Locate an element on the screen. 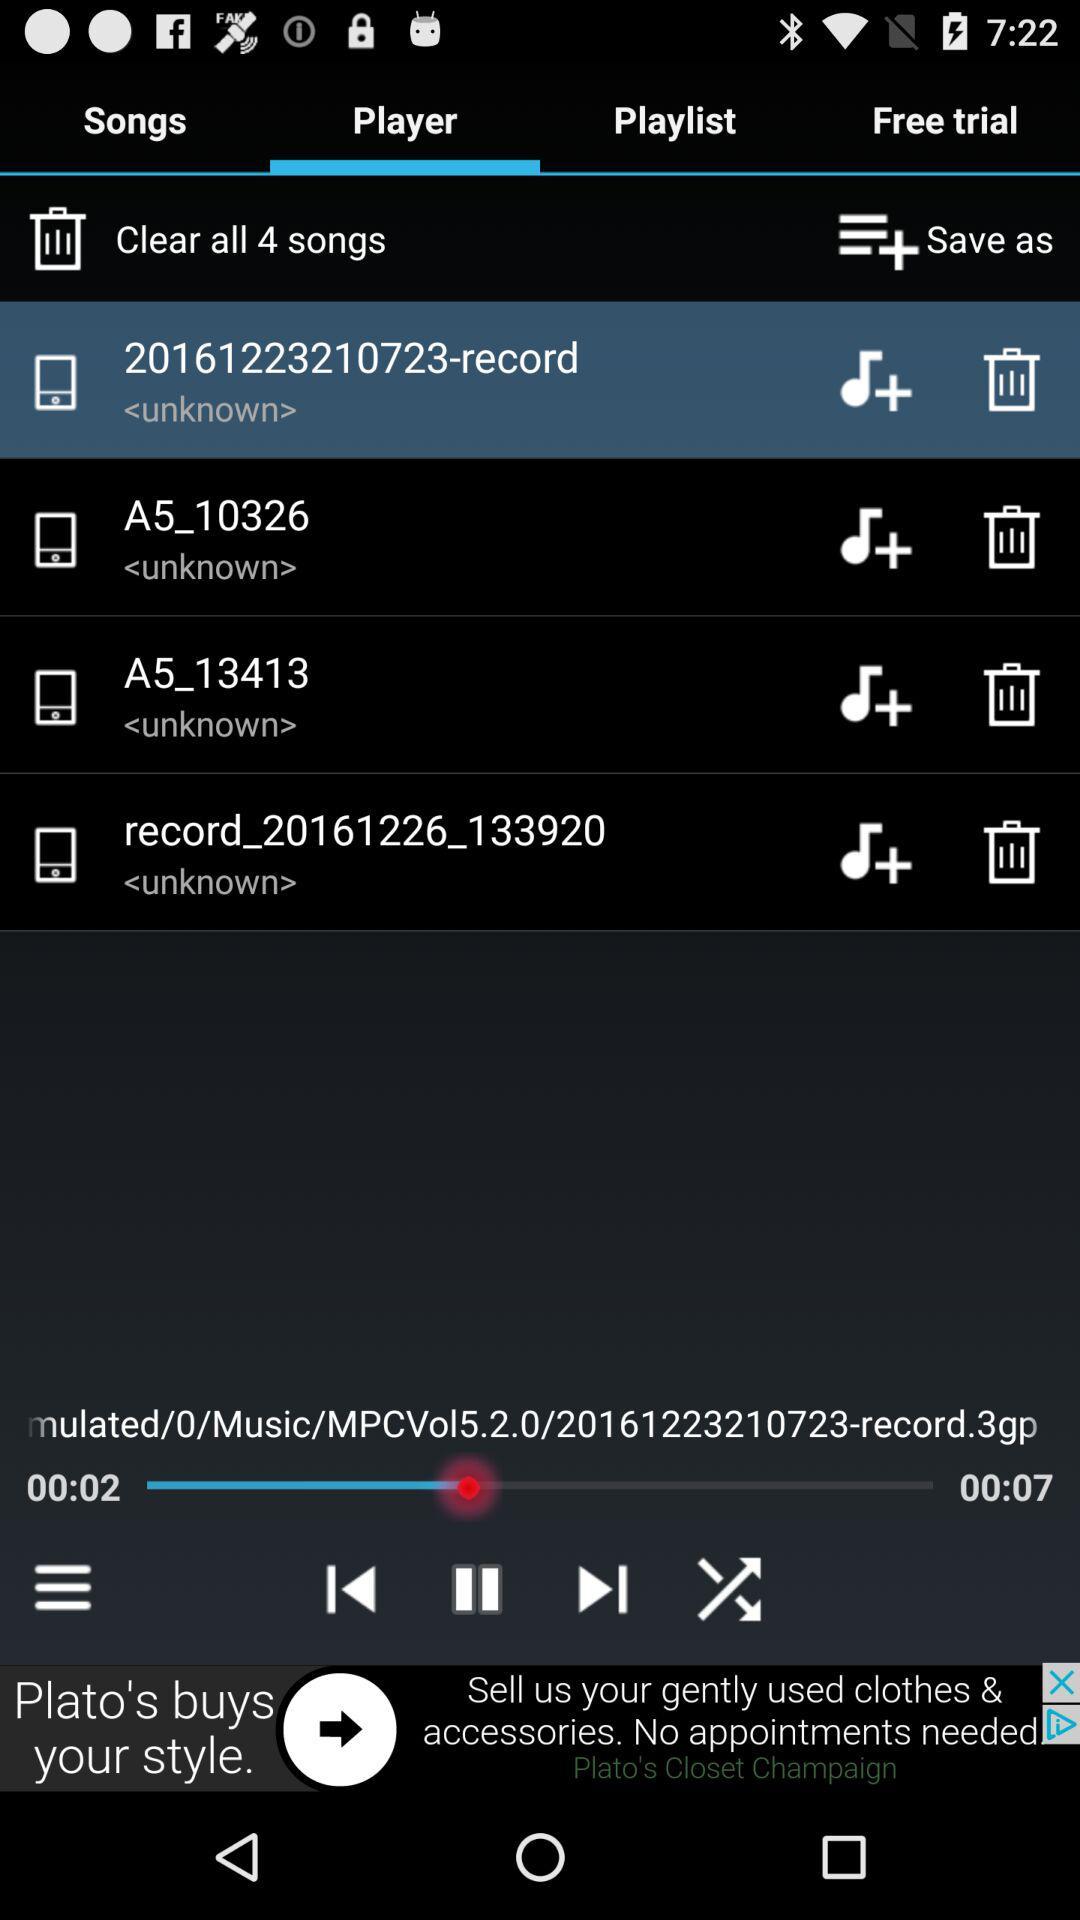 The height and width of the screenshot is (1920, 1080). the close icon is located at coordinates (729, 1699).